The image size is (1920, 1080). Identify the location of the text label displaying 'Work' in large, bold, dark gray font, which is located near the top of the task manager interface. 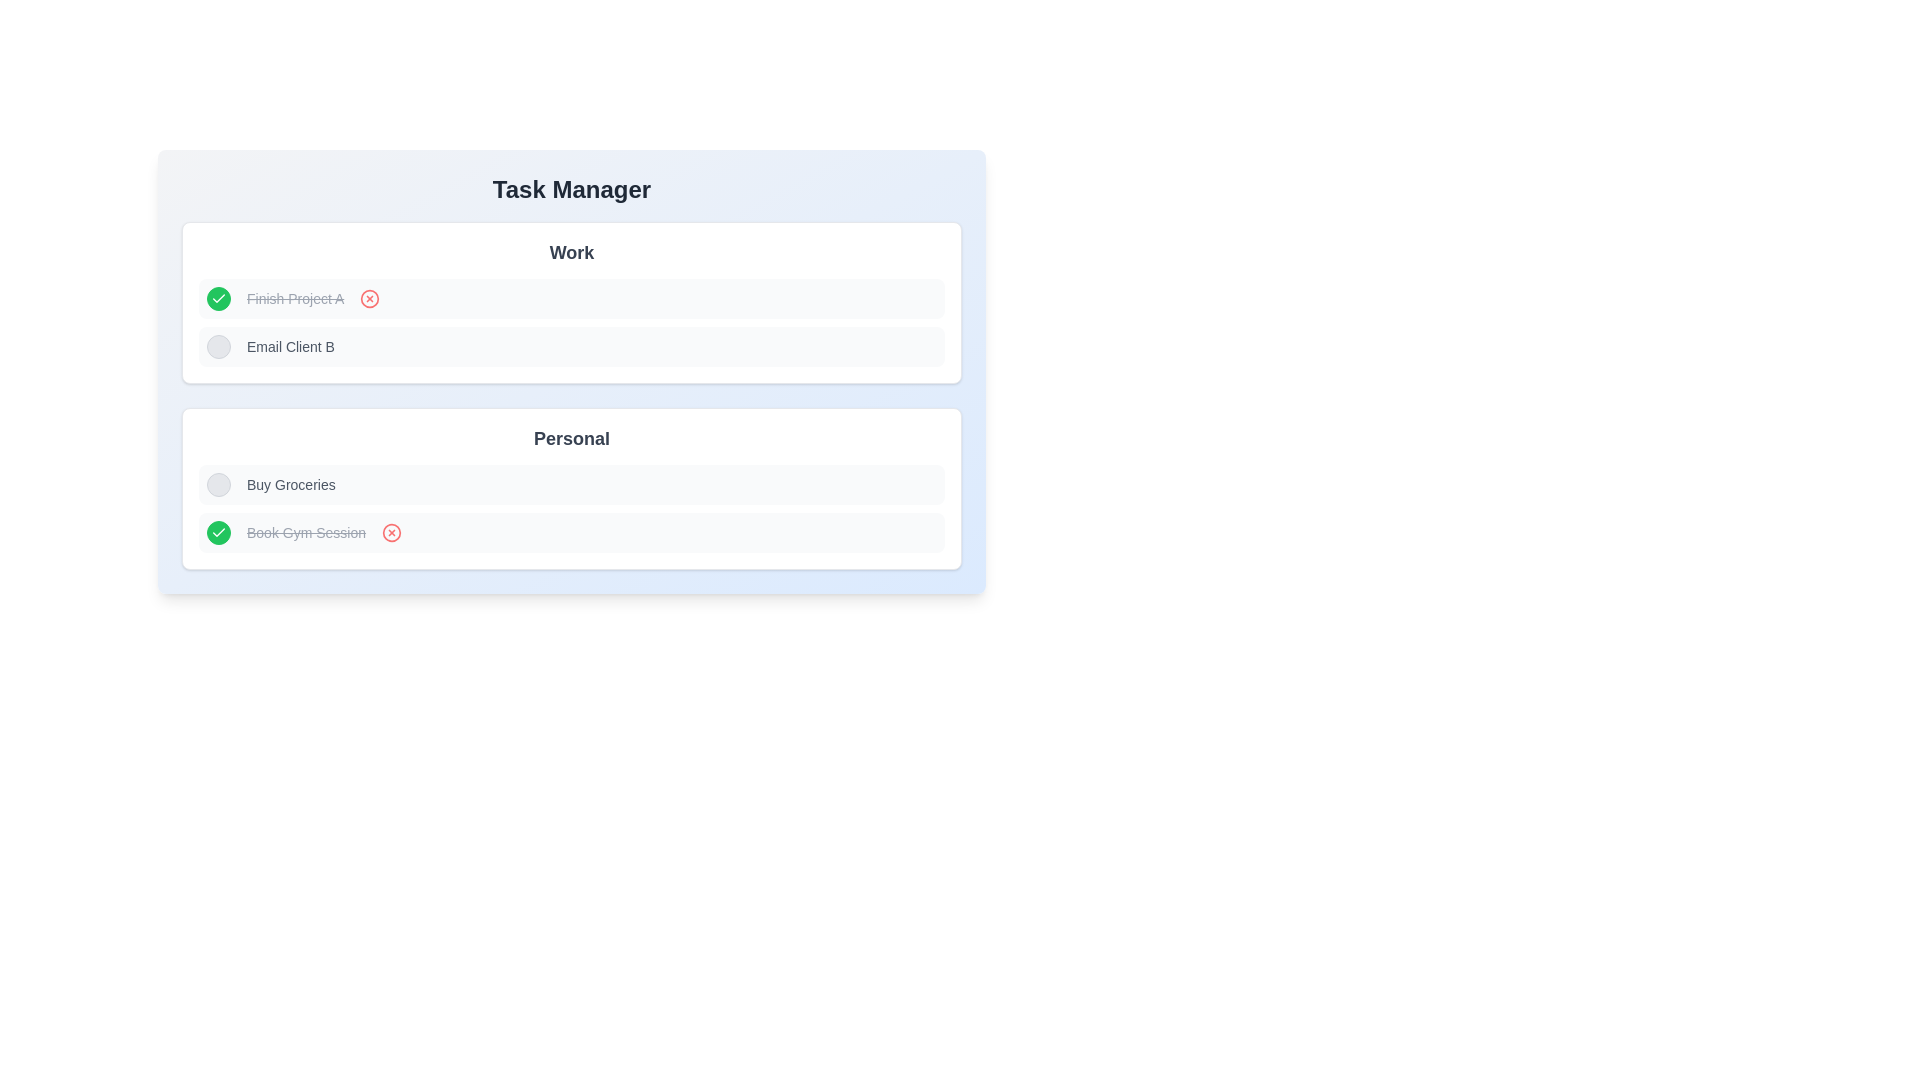
(570, 252).